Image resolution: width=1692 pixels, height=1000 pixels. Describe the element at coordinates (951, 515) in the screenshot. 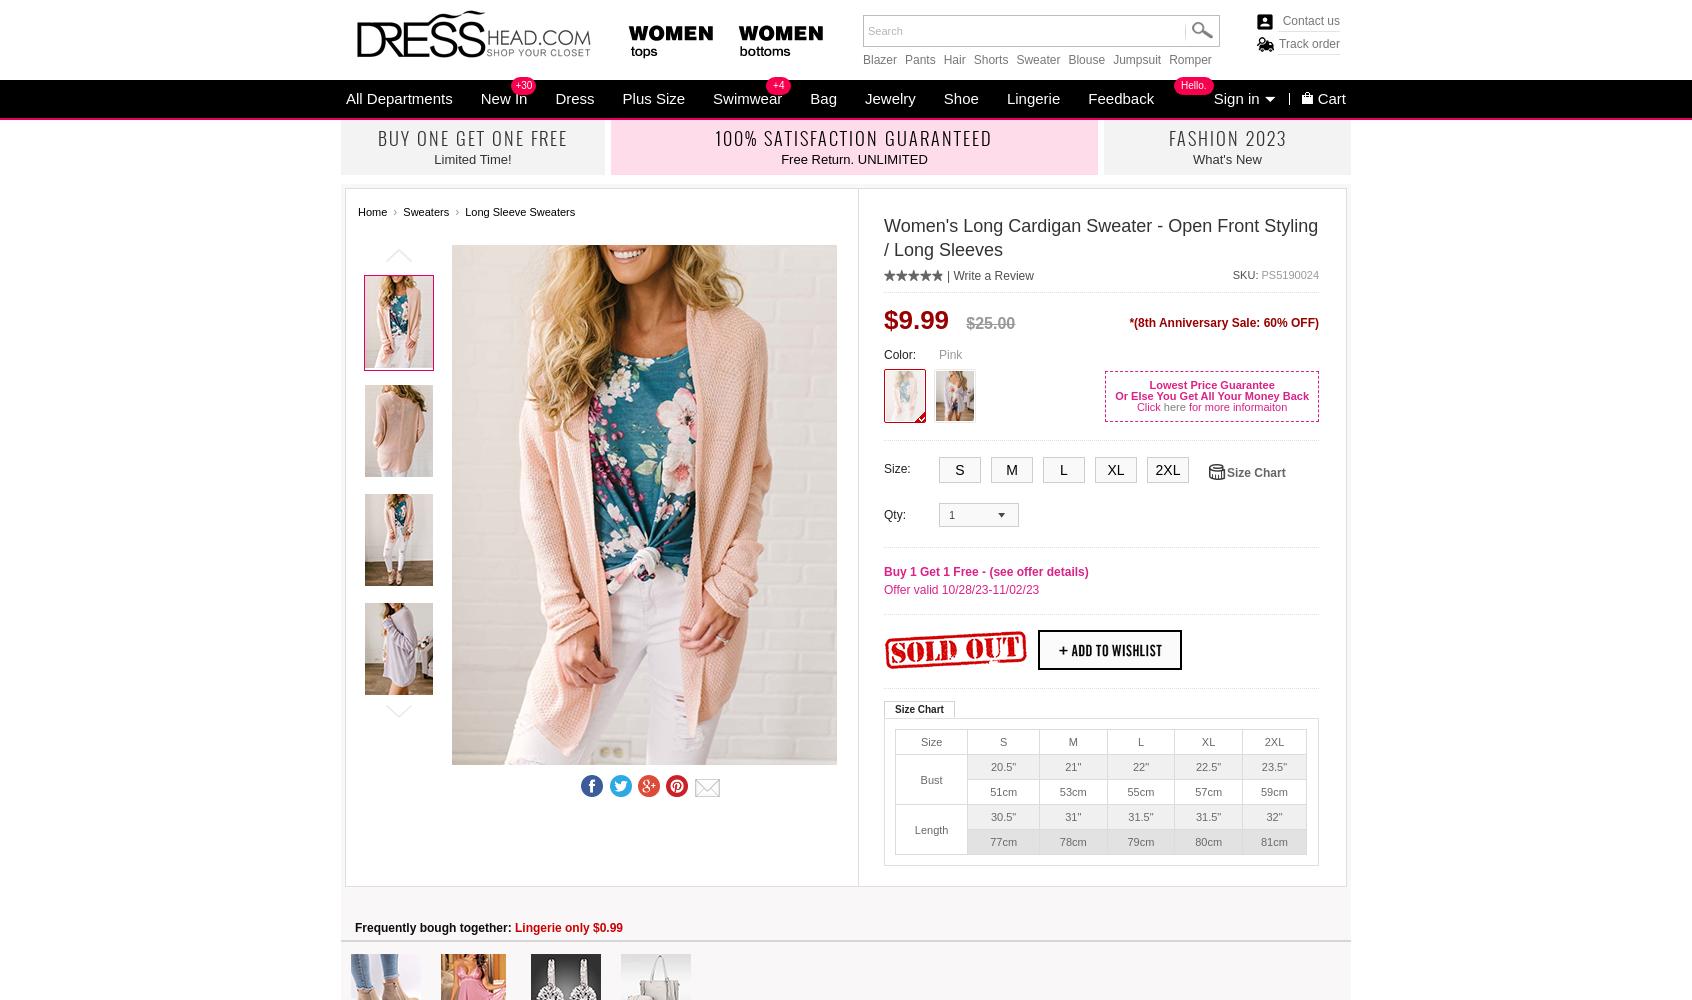

I see `'1'` at that location.